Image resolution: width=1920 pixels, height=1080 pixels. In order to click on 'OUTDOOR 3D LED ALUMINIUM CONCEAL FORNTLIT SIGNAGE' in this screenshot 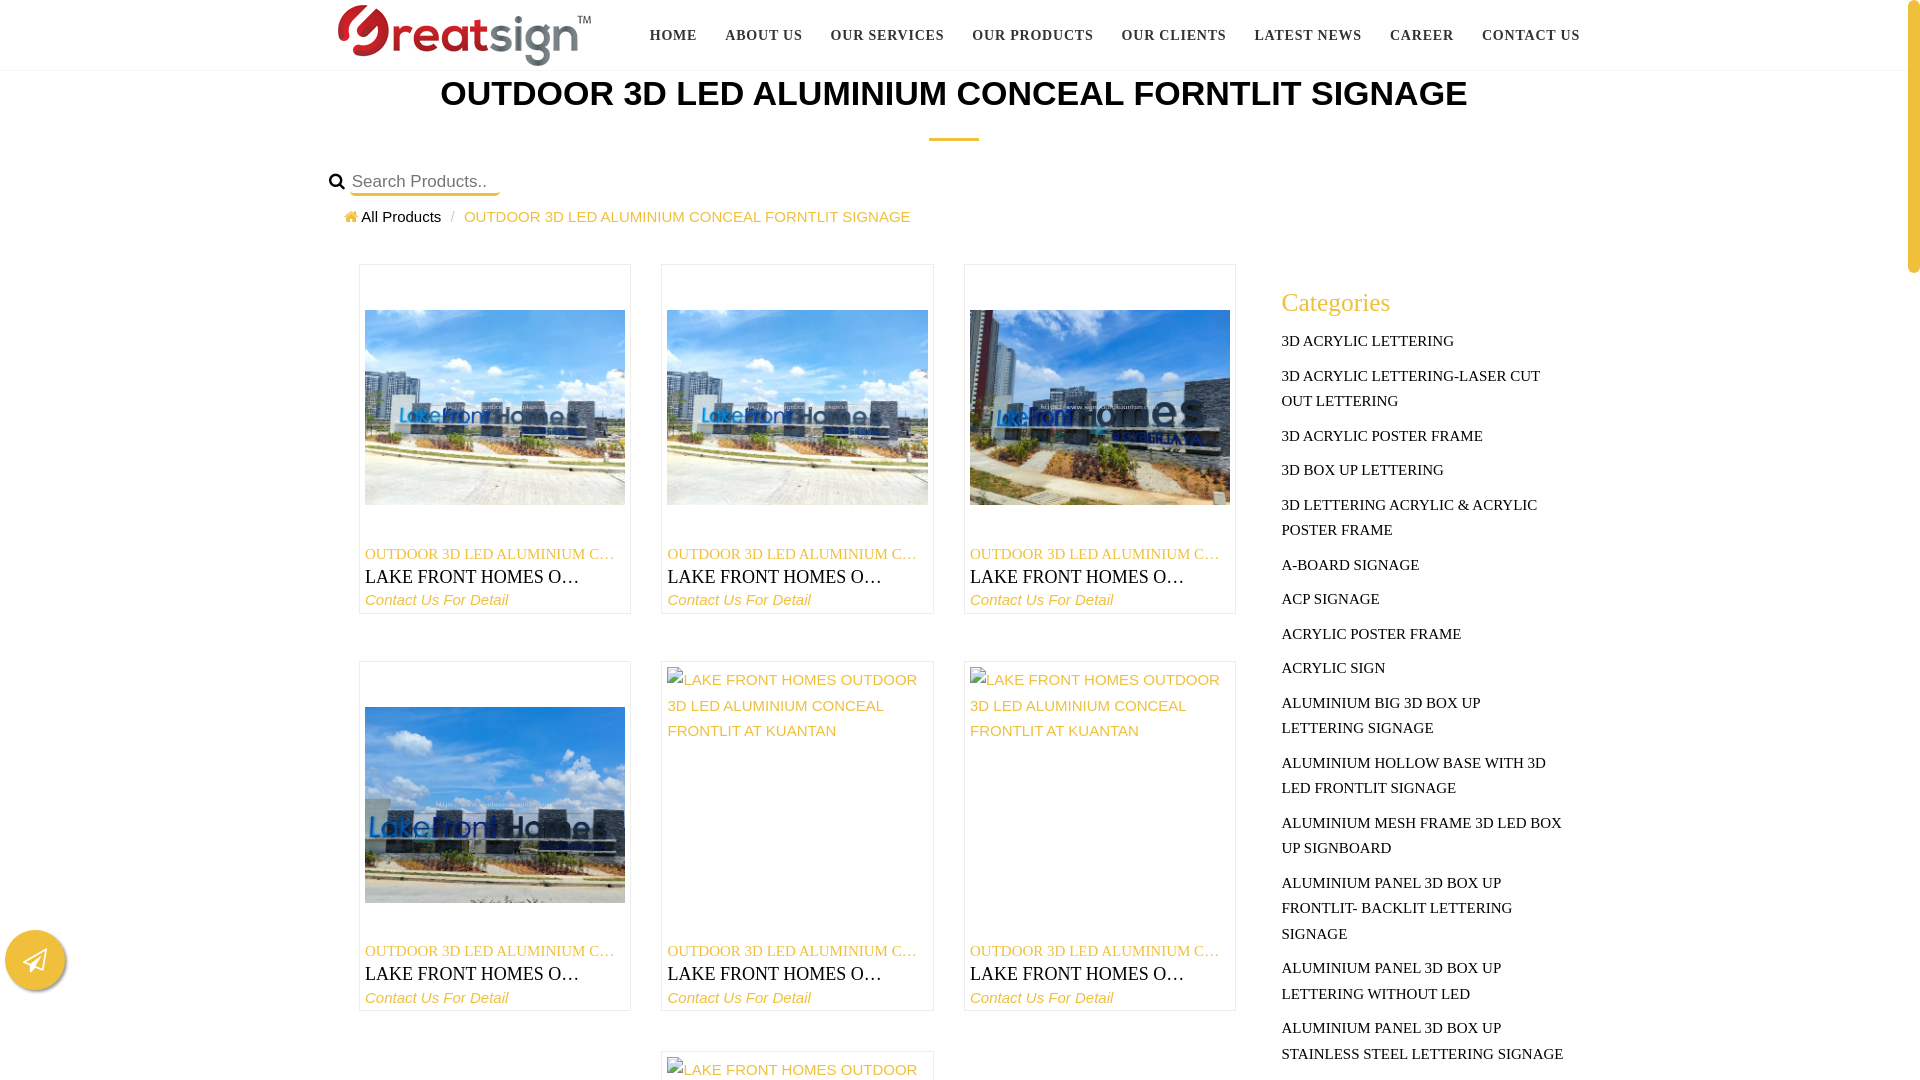, I will do `click(687, 216)`.